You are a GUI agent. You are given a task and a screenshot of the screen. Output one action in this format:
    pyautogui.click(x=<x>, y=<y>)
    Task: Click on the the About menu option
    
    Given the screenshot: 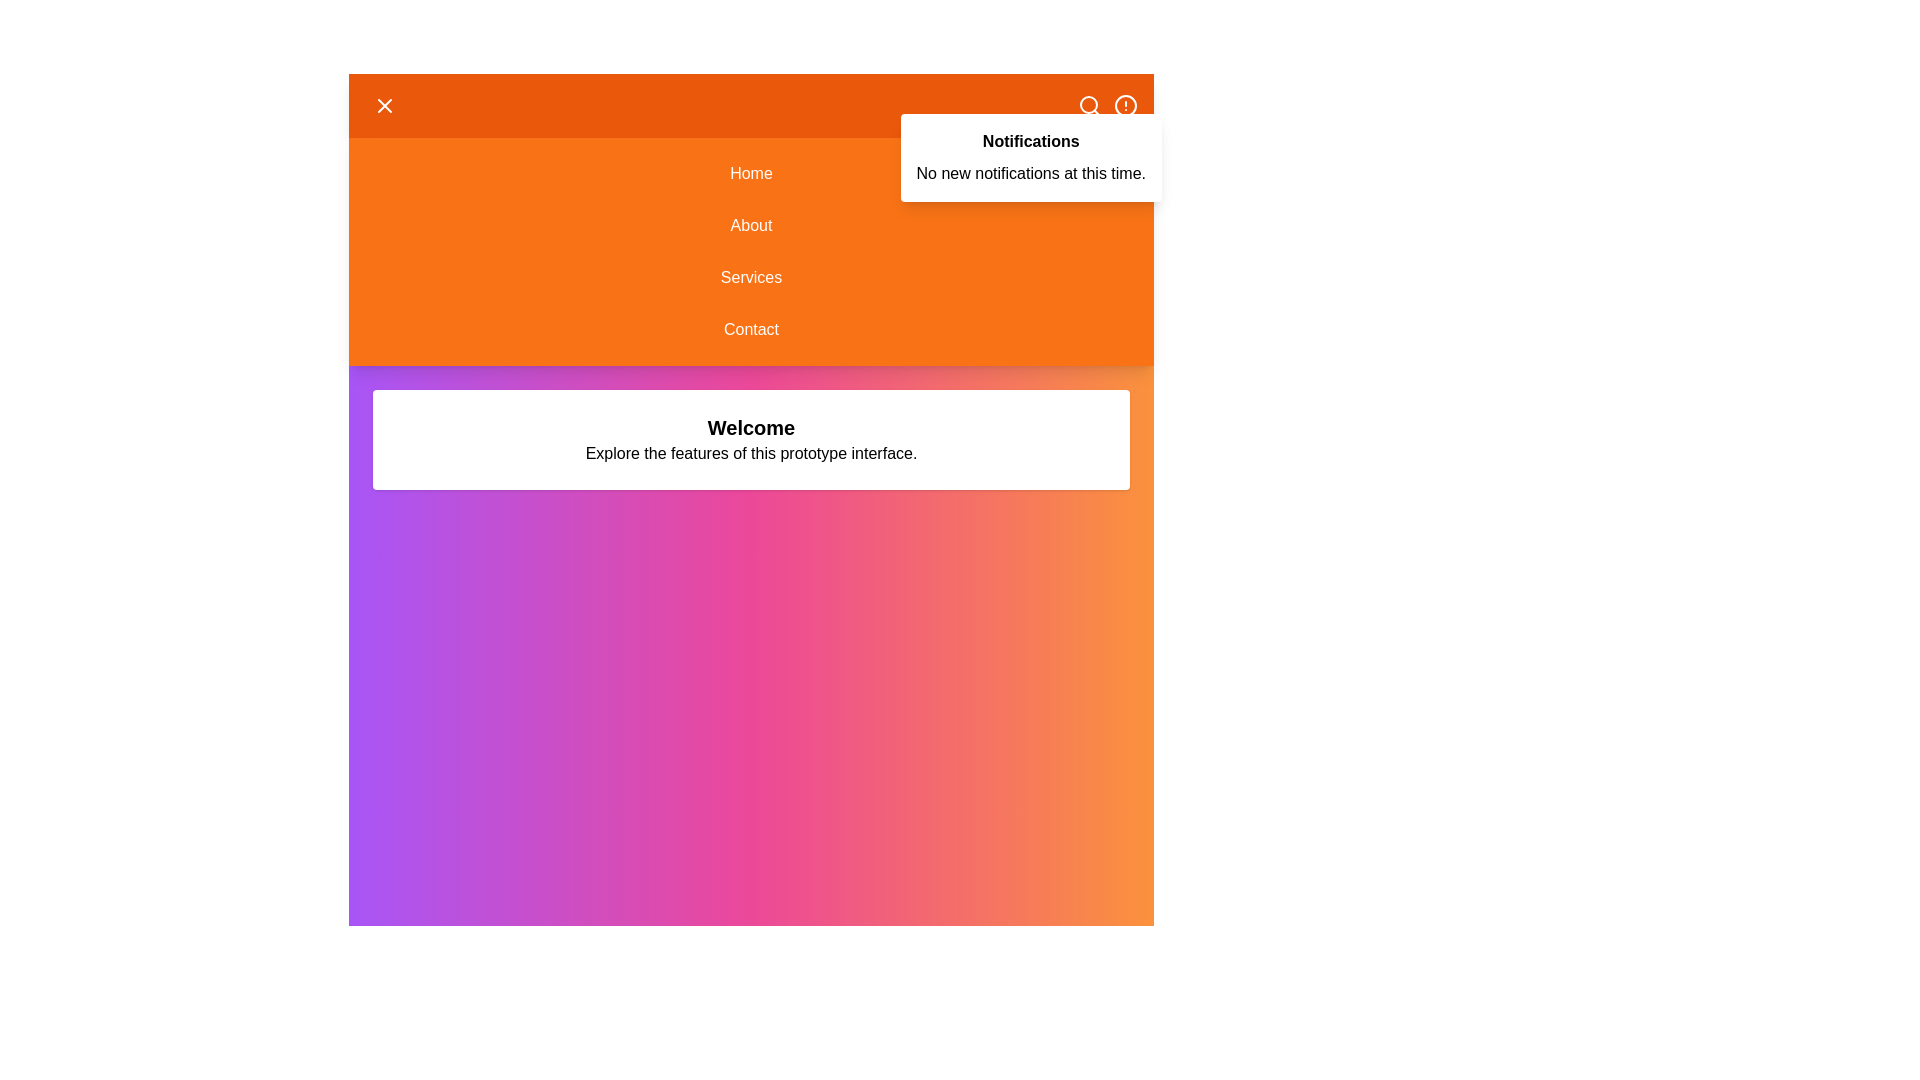 What is the action you would take?
    pyautogui.click(x=750, y=225)
    